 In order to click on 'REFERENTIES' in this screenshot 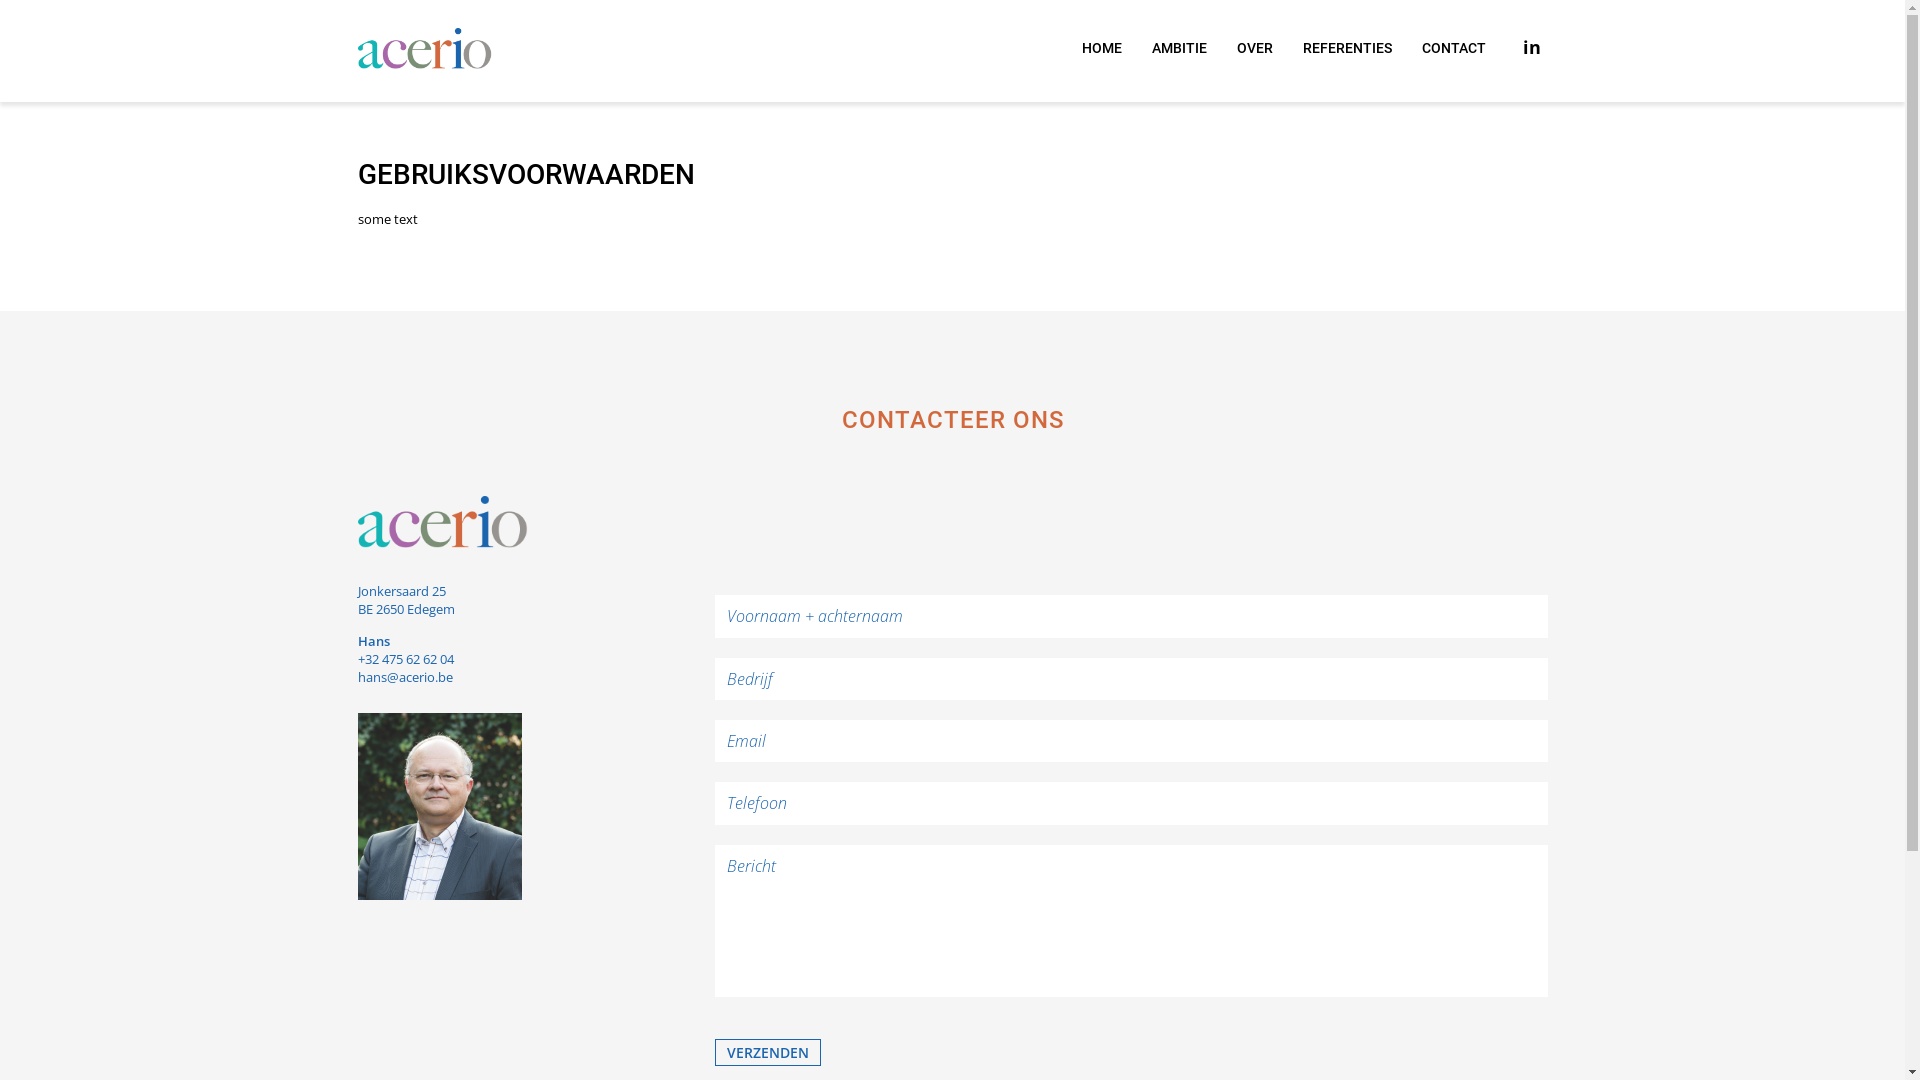, I will do `click(1346, 48)`.